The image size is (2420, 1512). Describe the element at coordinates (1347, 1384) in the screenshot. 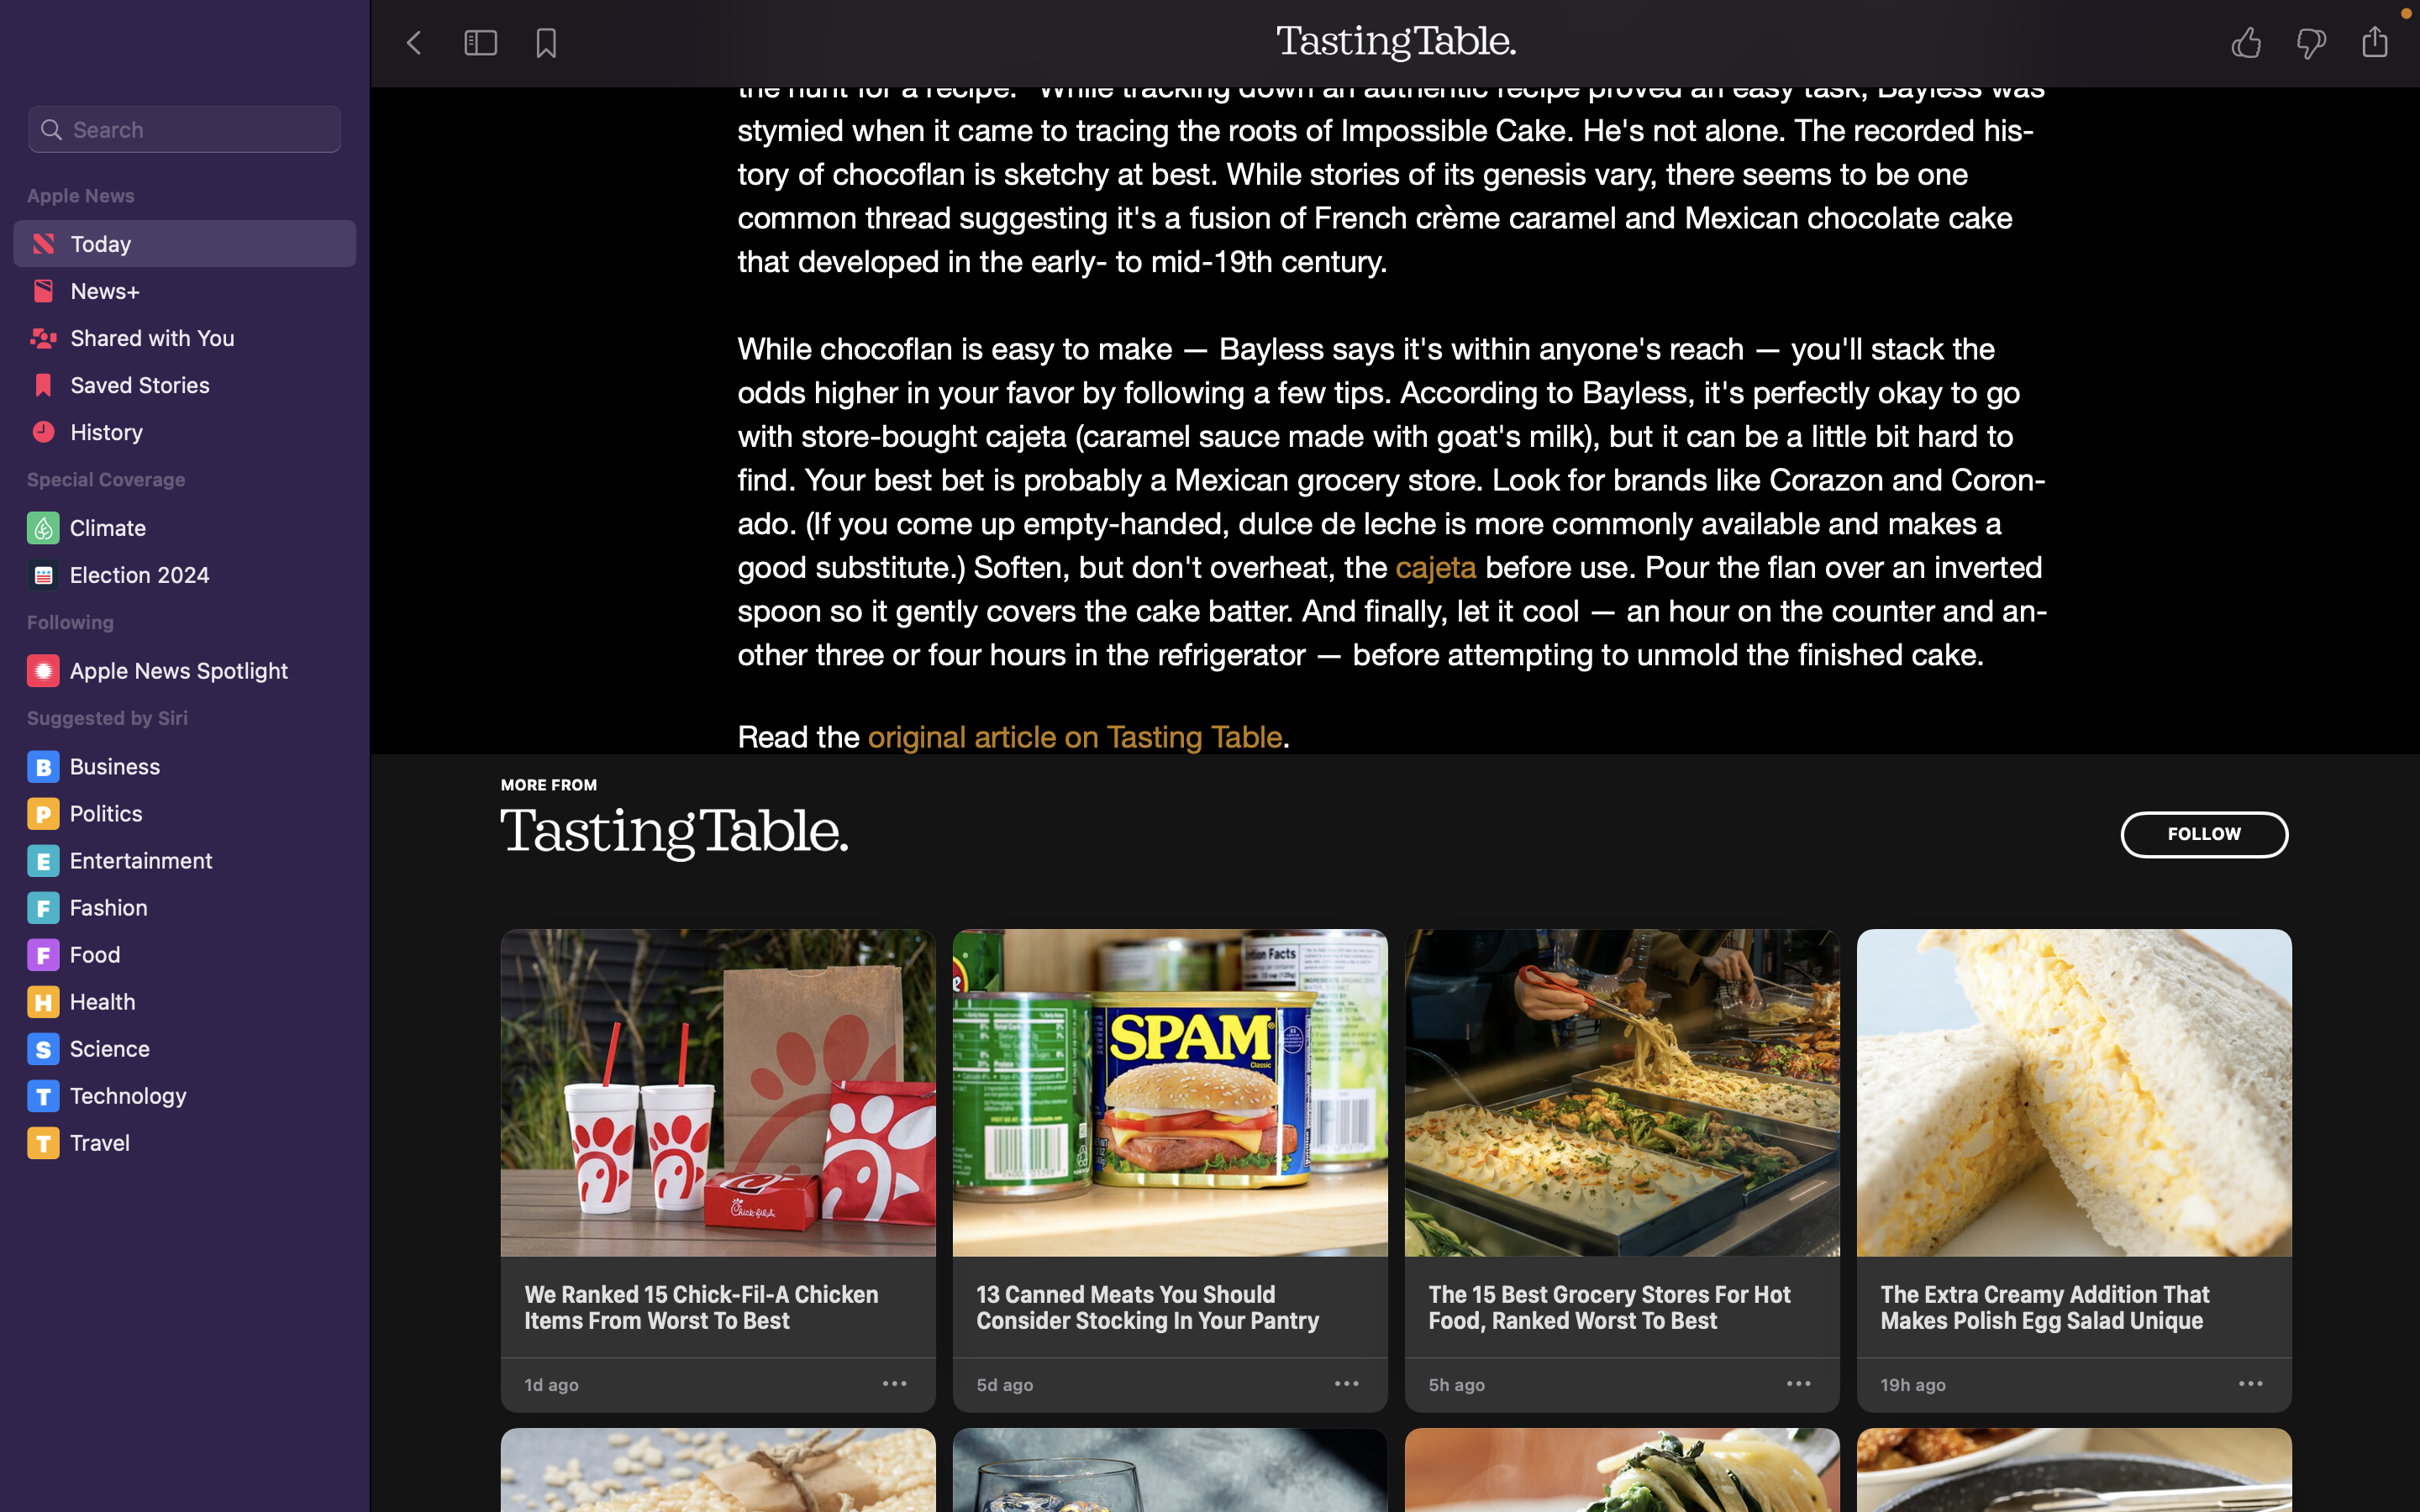

I see `the options of the second article on Tasting Table` at that location.